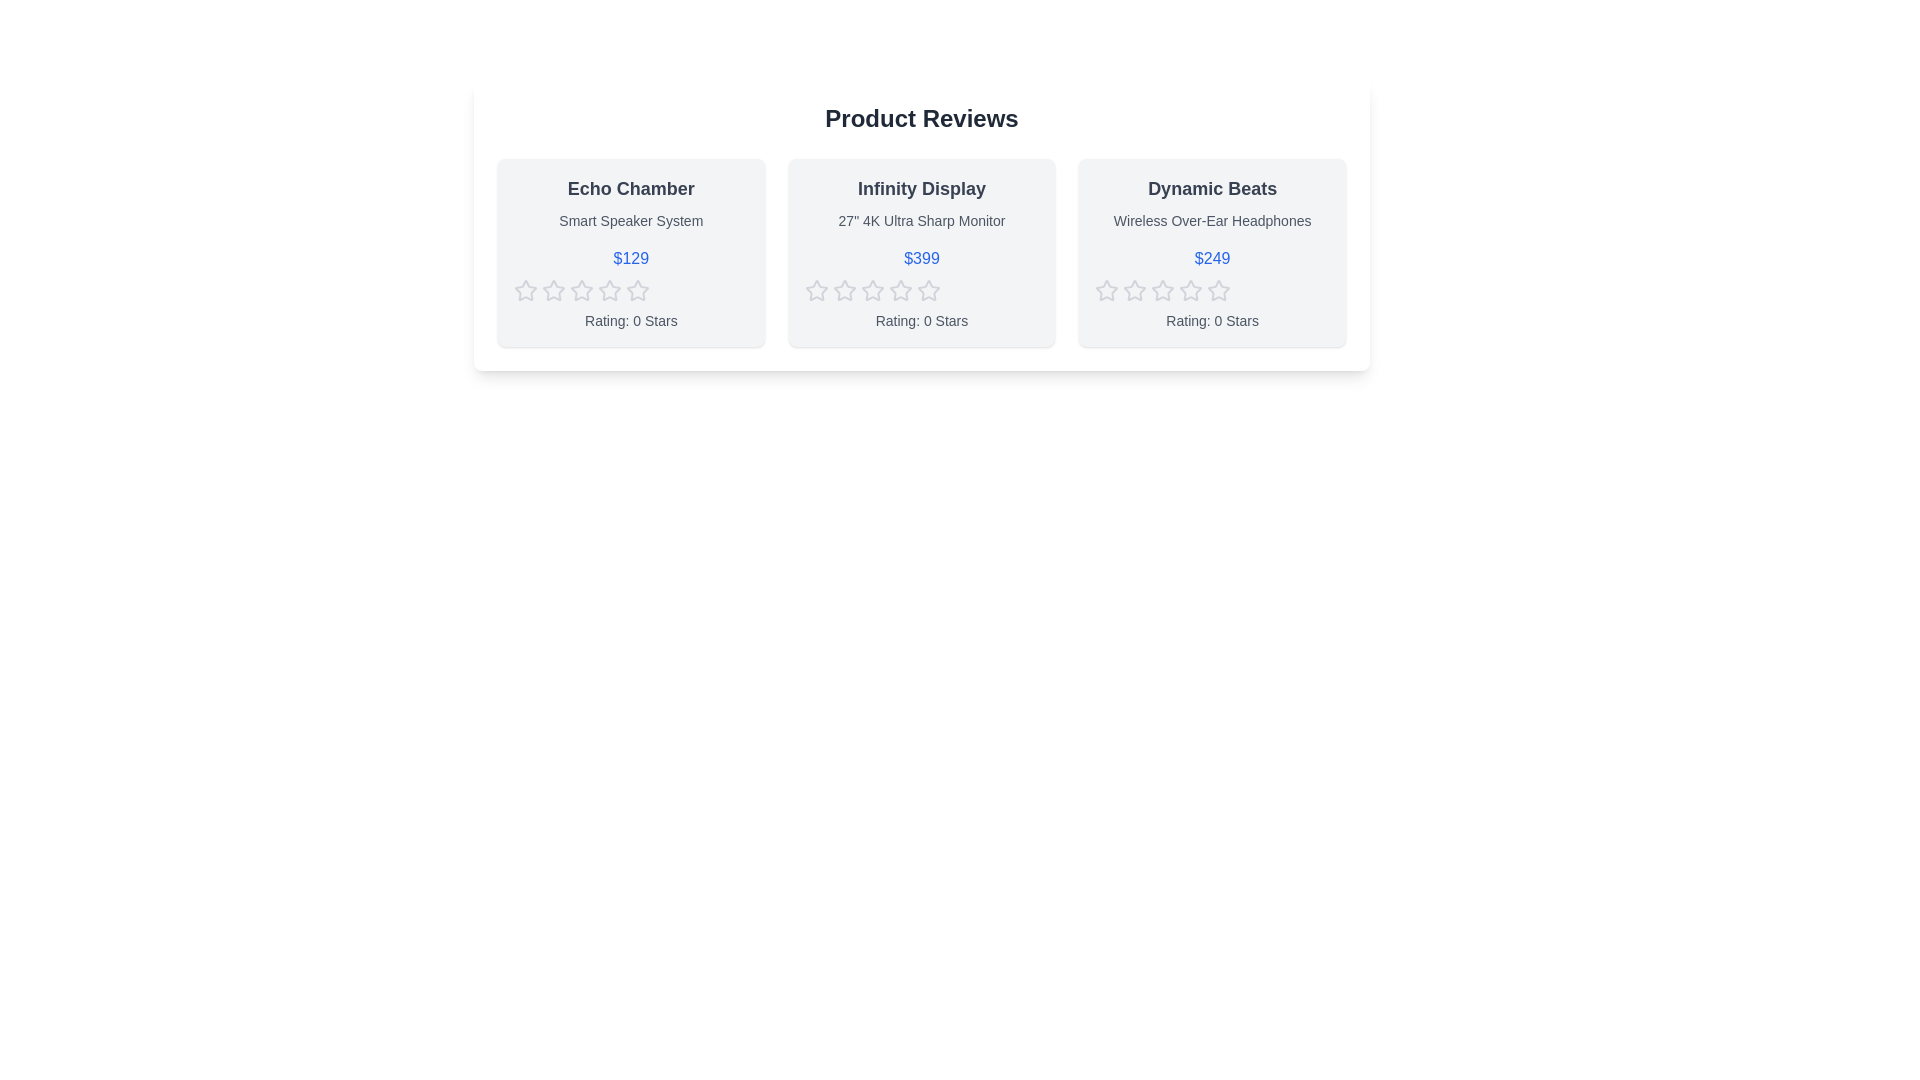  I want to click on the fourth star icon in the rating system of the 'Dynamic Beats' product card, which has a hollow interior and a grayish outline, so click(1218, 290).